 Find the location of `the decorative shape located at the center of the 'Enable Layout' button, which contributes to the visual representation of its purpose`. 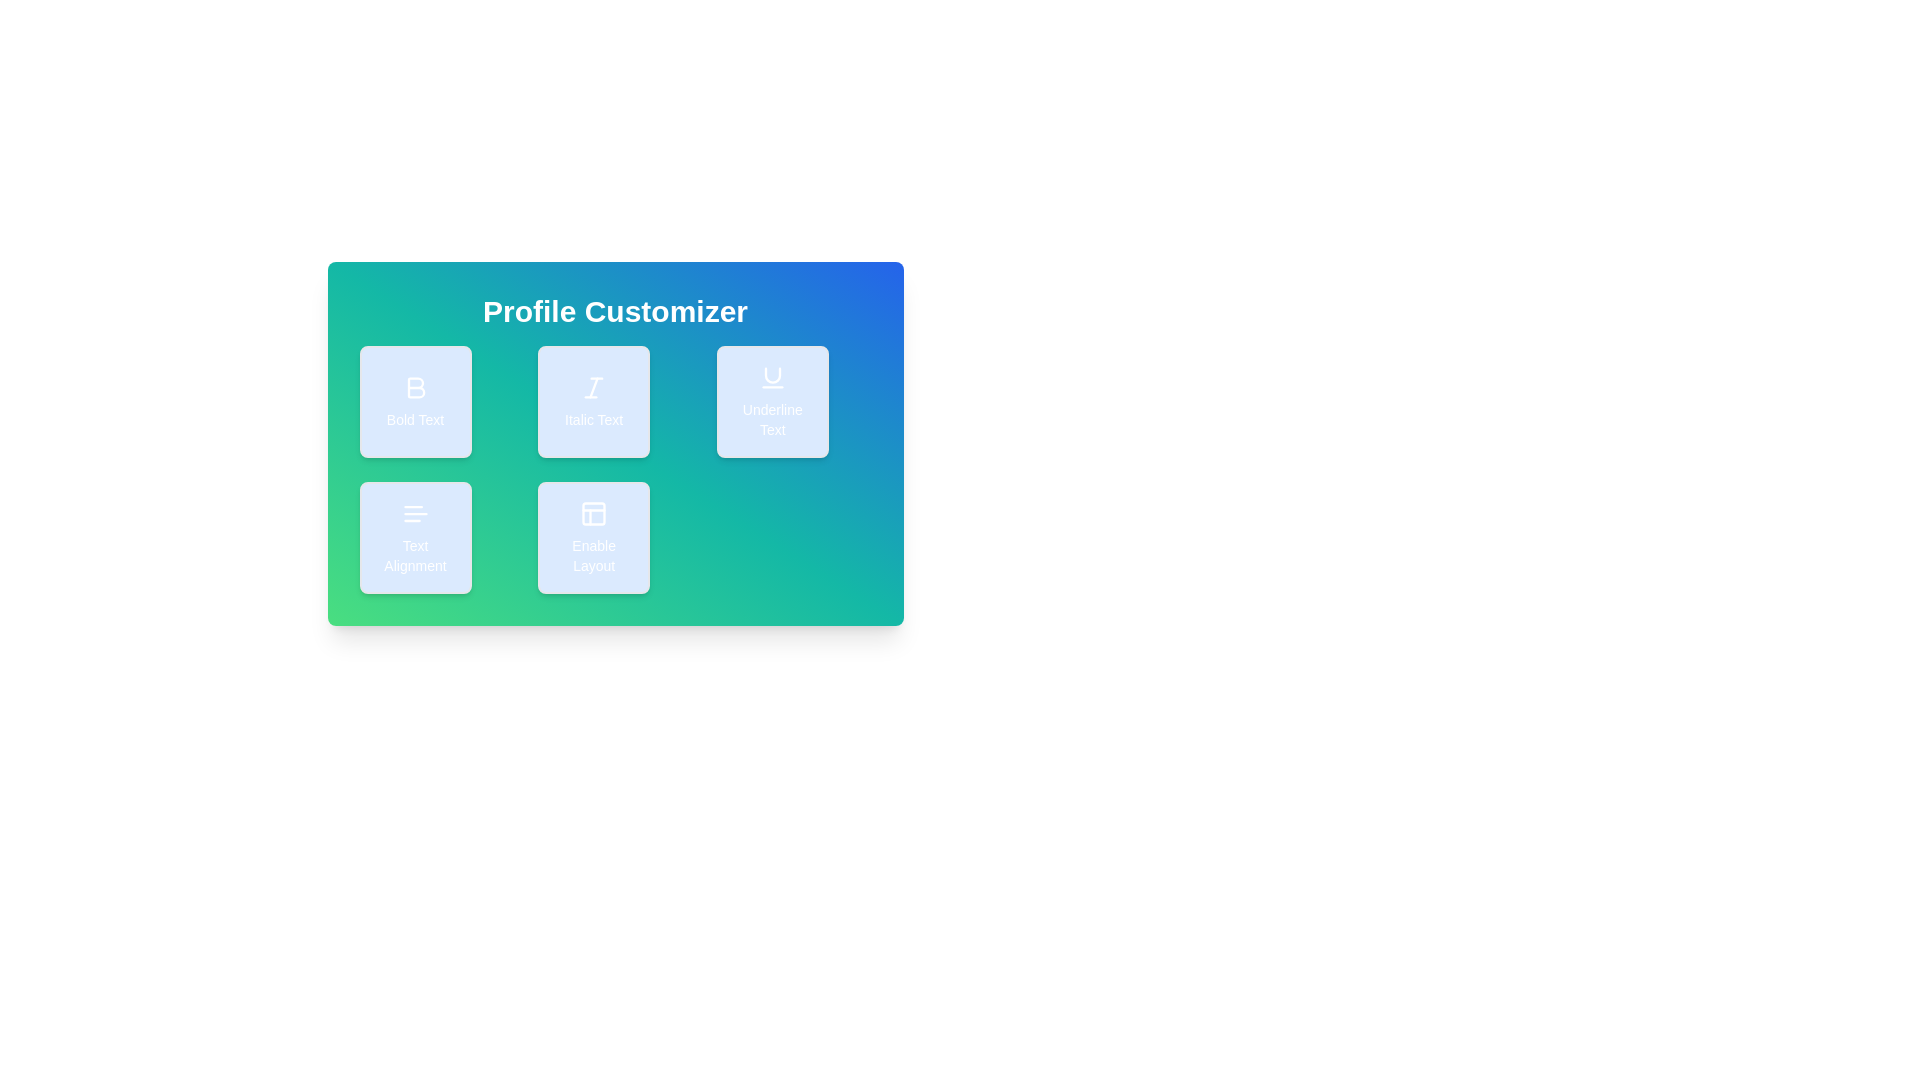

the decorative shape located at the center of the 'Enable Layout' button, which contributes to the visual representation of its purpose is located at coordinates (593, 512).